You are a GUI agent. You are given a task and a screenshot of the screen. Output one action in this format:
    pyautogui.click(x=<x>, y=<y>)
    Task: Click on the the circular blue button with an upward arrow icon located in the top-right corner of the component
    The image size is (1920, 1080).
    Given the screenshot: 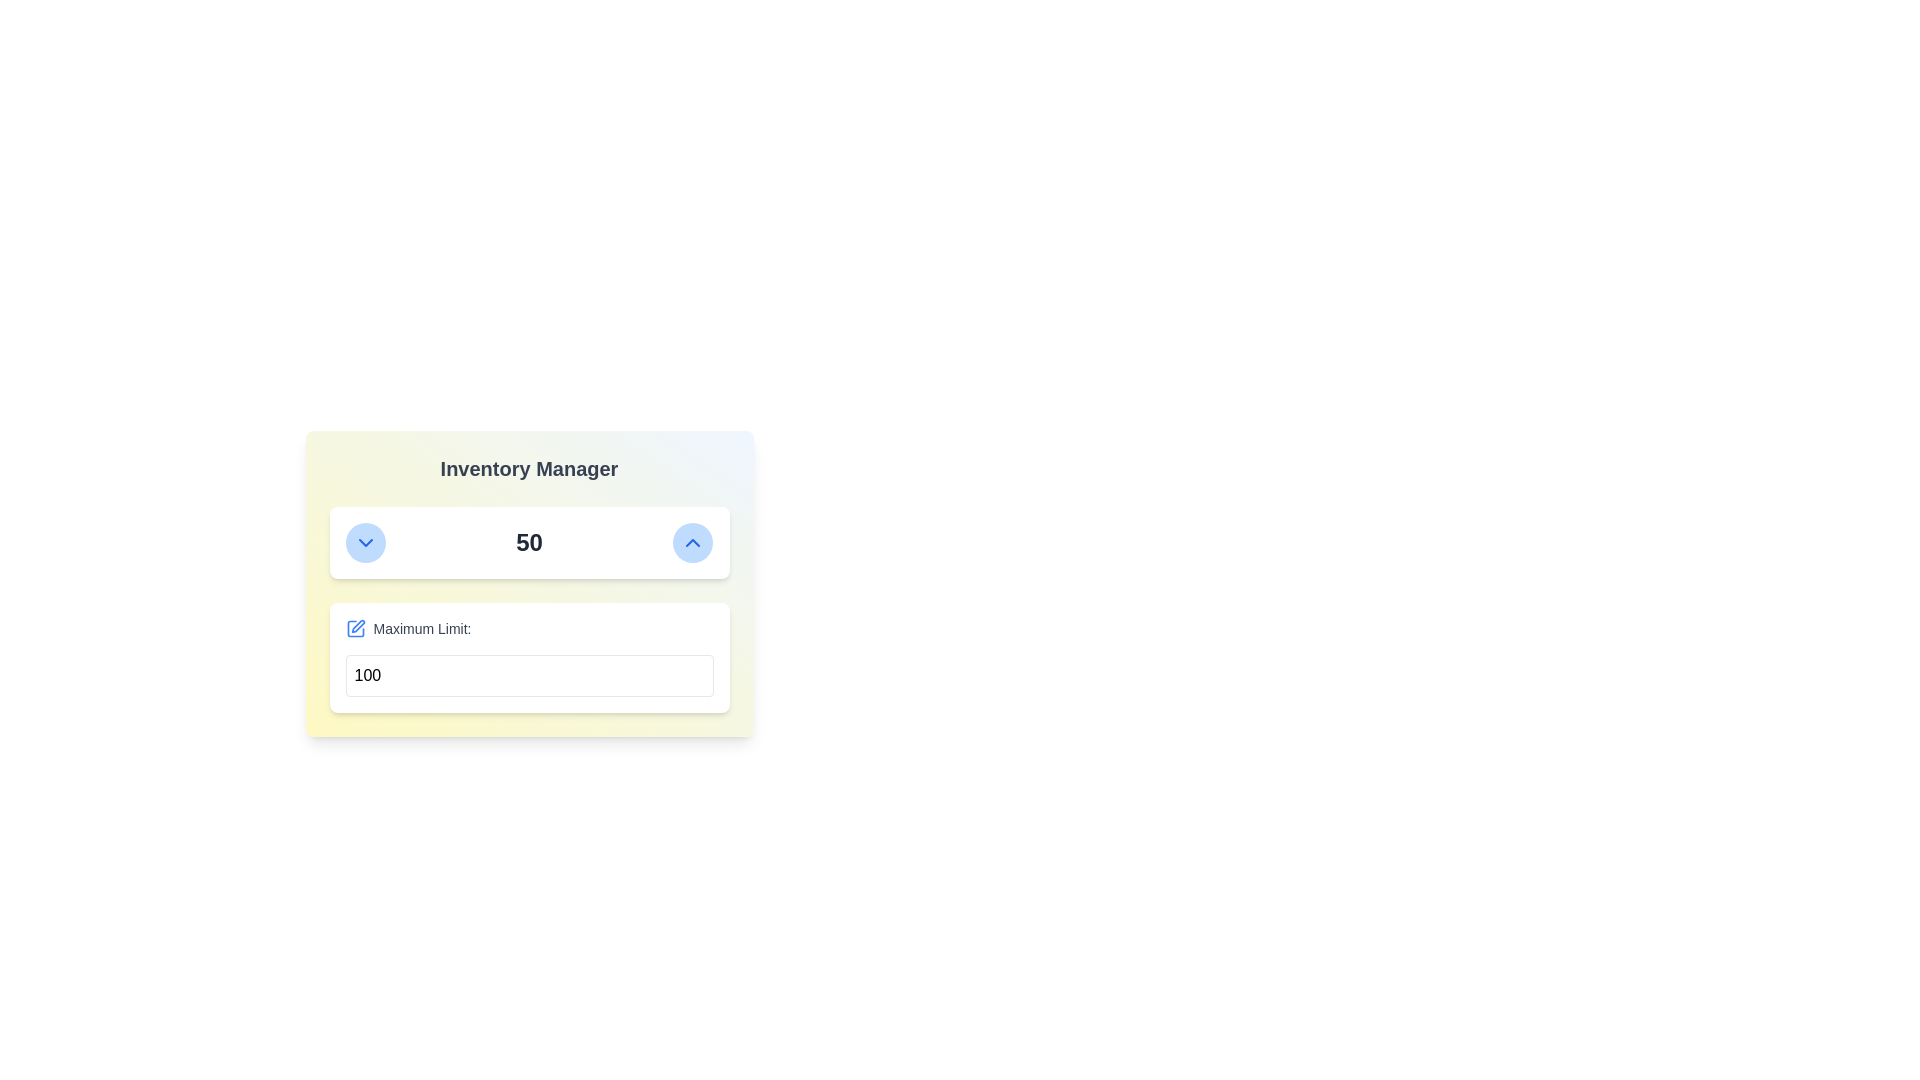 What is the action you would take?
    pyautogui.click(x=693, y=543)
    